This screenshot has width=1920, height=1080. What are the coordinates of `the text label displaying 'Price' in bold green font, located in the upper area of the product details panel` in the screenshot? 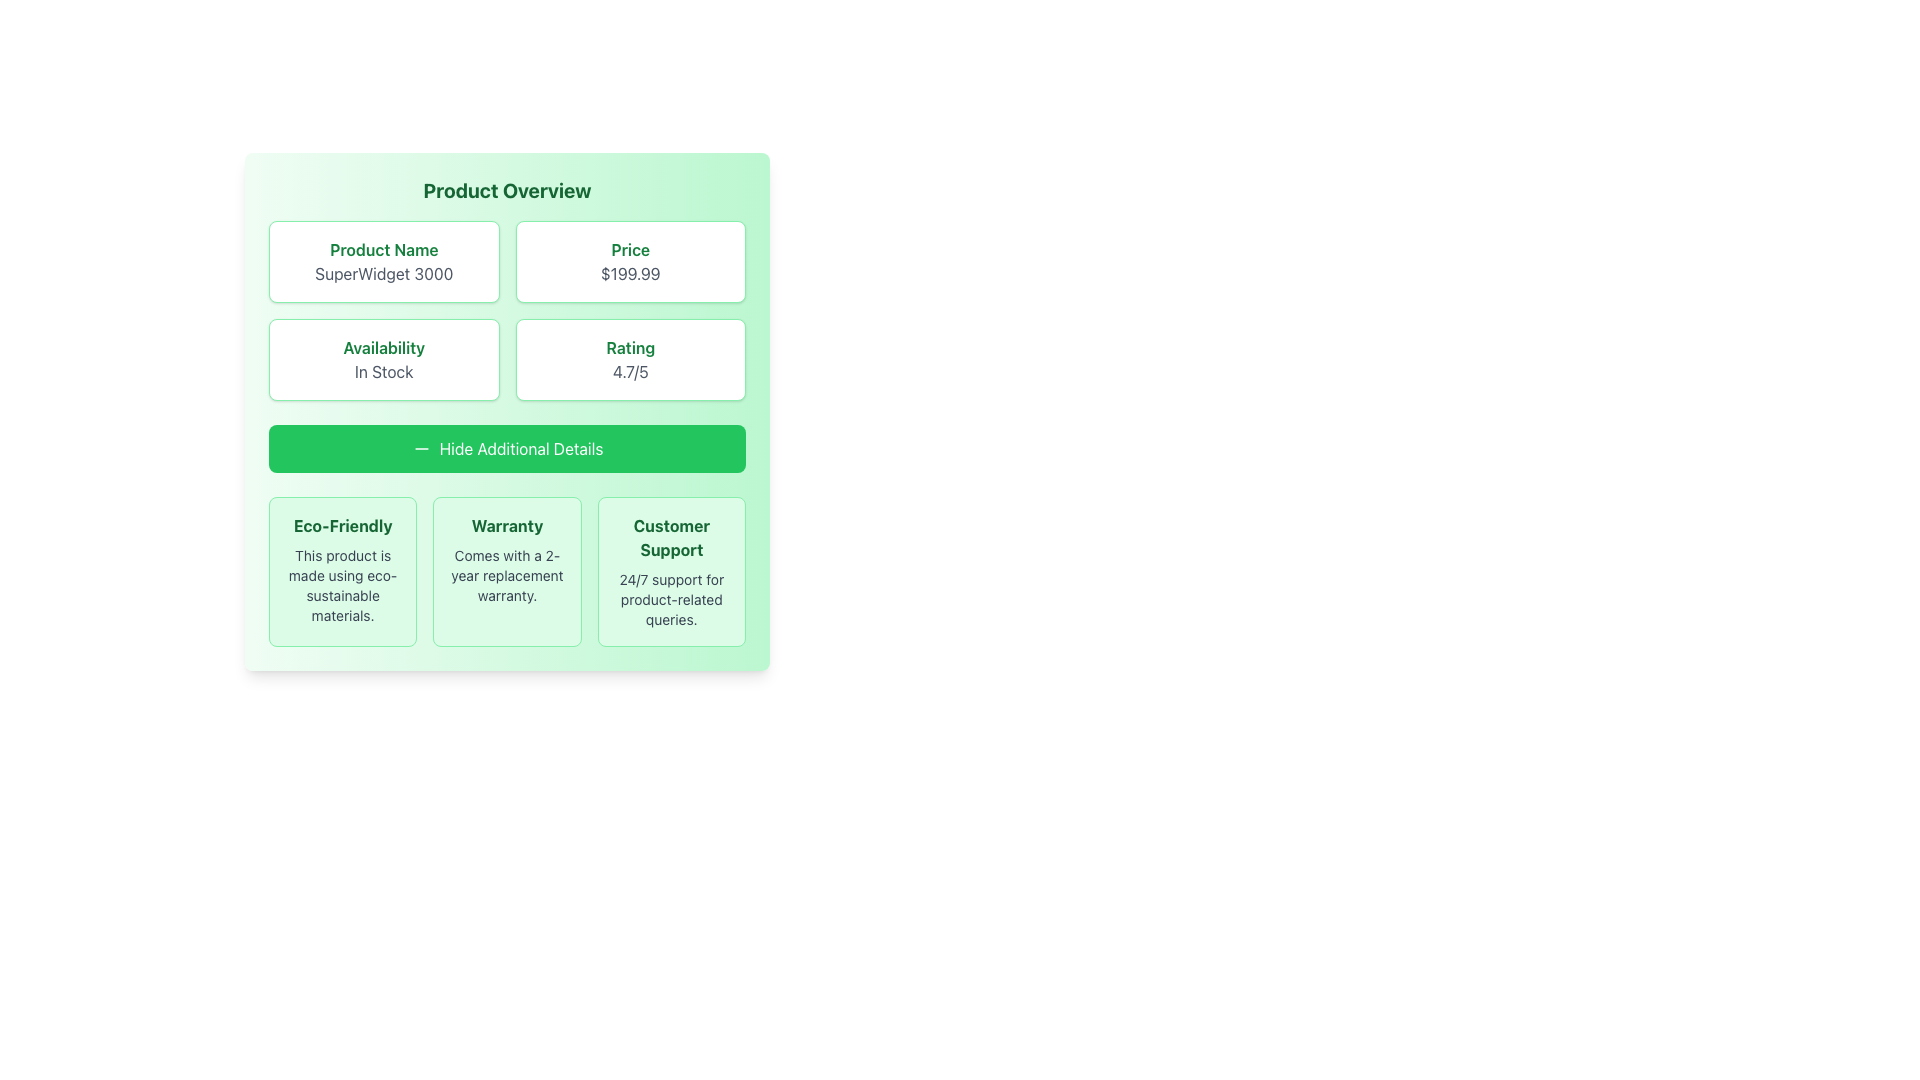 It's located at (629, 249).